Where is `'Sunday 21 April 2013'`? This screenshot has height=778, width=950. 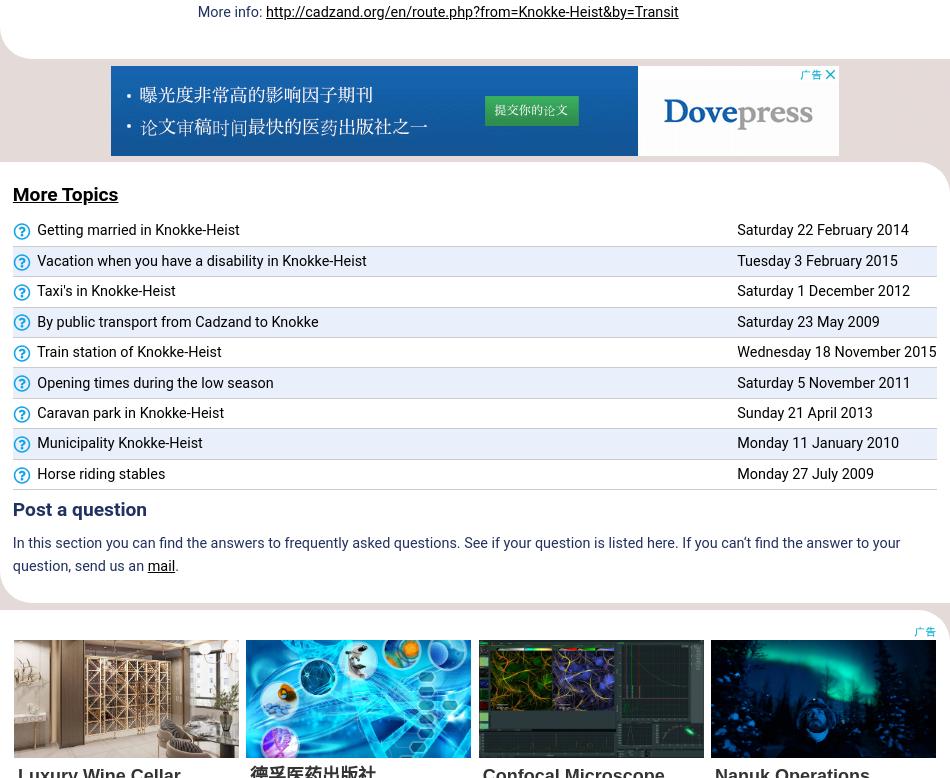 'Sunday 21 April 2013' is located at coordinates (803, 412).